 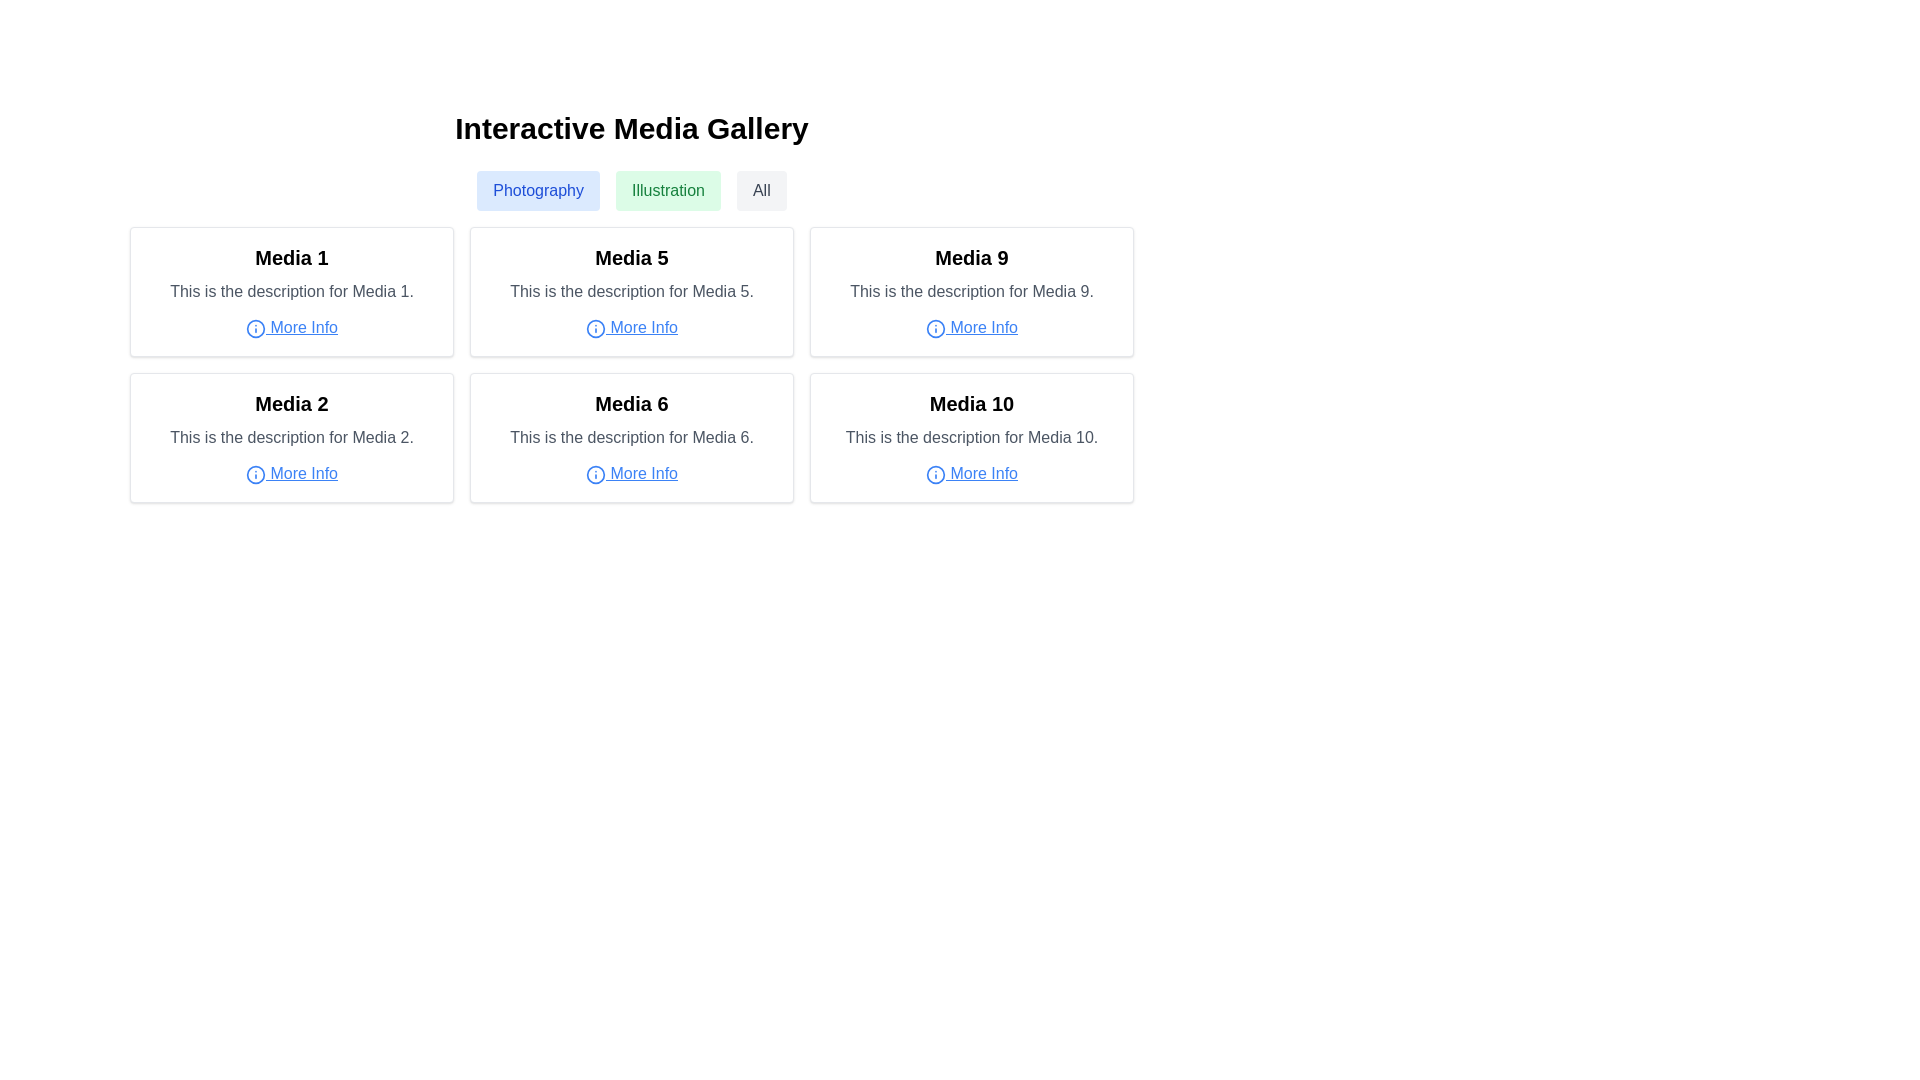 What do you see at coordinates (631, 437) in the screenshot?
I see `the gray text label displaying 'This is the description for Media 6', located in the second column and second row of the grid, positioned beneath the title 'Media 6' and above the 'More Info' link` at bounding box center [631, 437].